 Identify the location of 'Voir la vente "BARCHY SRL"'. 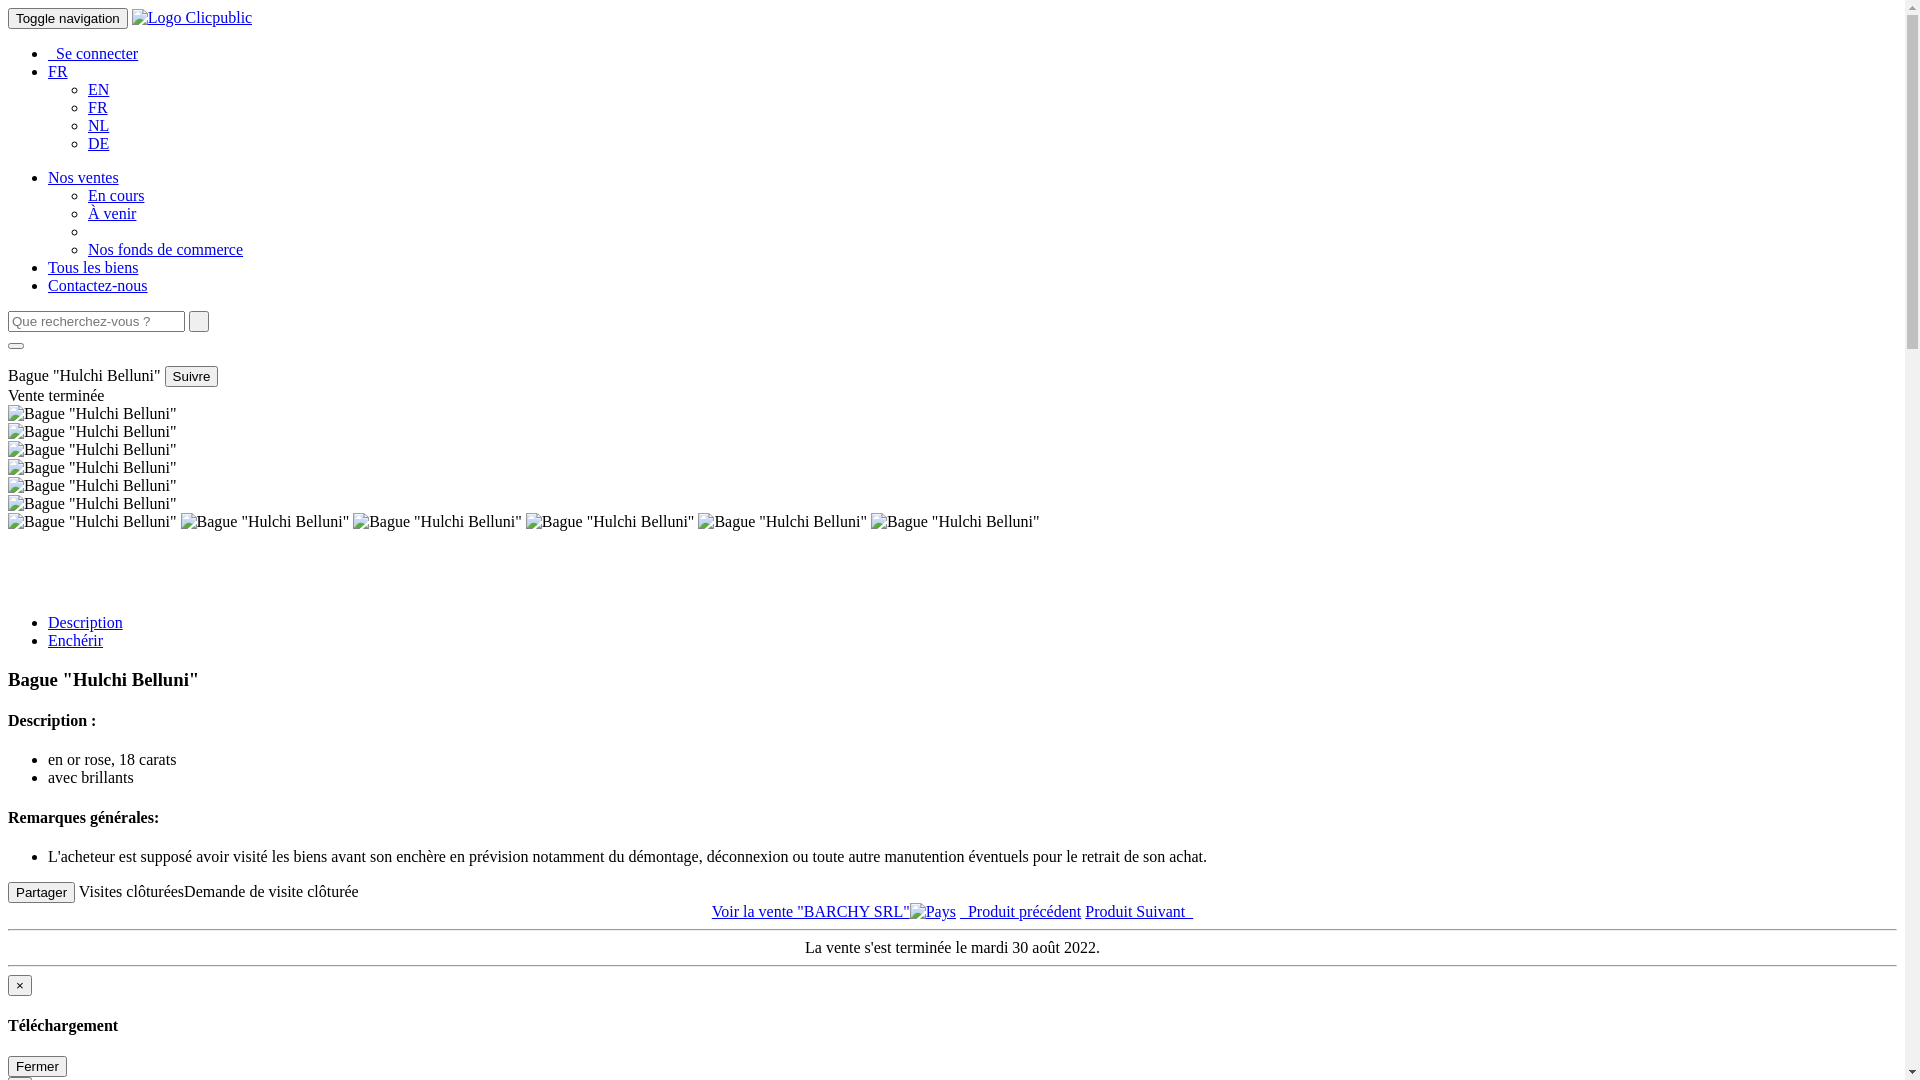
(834, 911).